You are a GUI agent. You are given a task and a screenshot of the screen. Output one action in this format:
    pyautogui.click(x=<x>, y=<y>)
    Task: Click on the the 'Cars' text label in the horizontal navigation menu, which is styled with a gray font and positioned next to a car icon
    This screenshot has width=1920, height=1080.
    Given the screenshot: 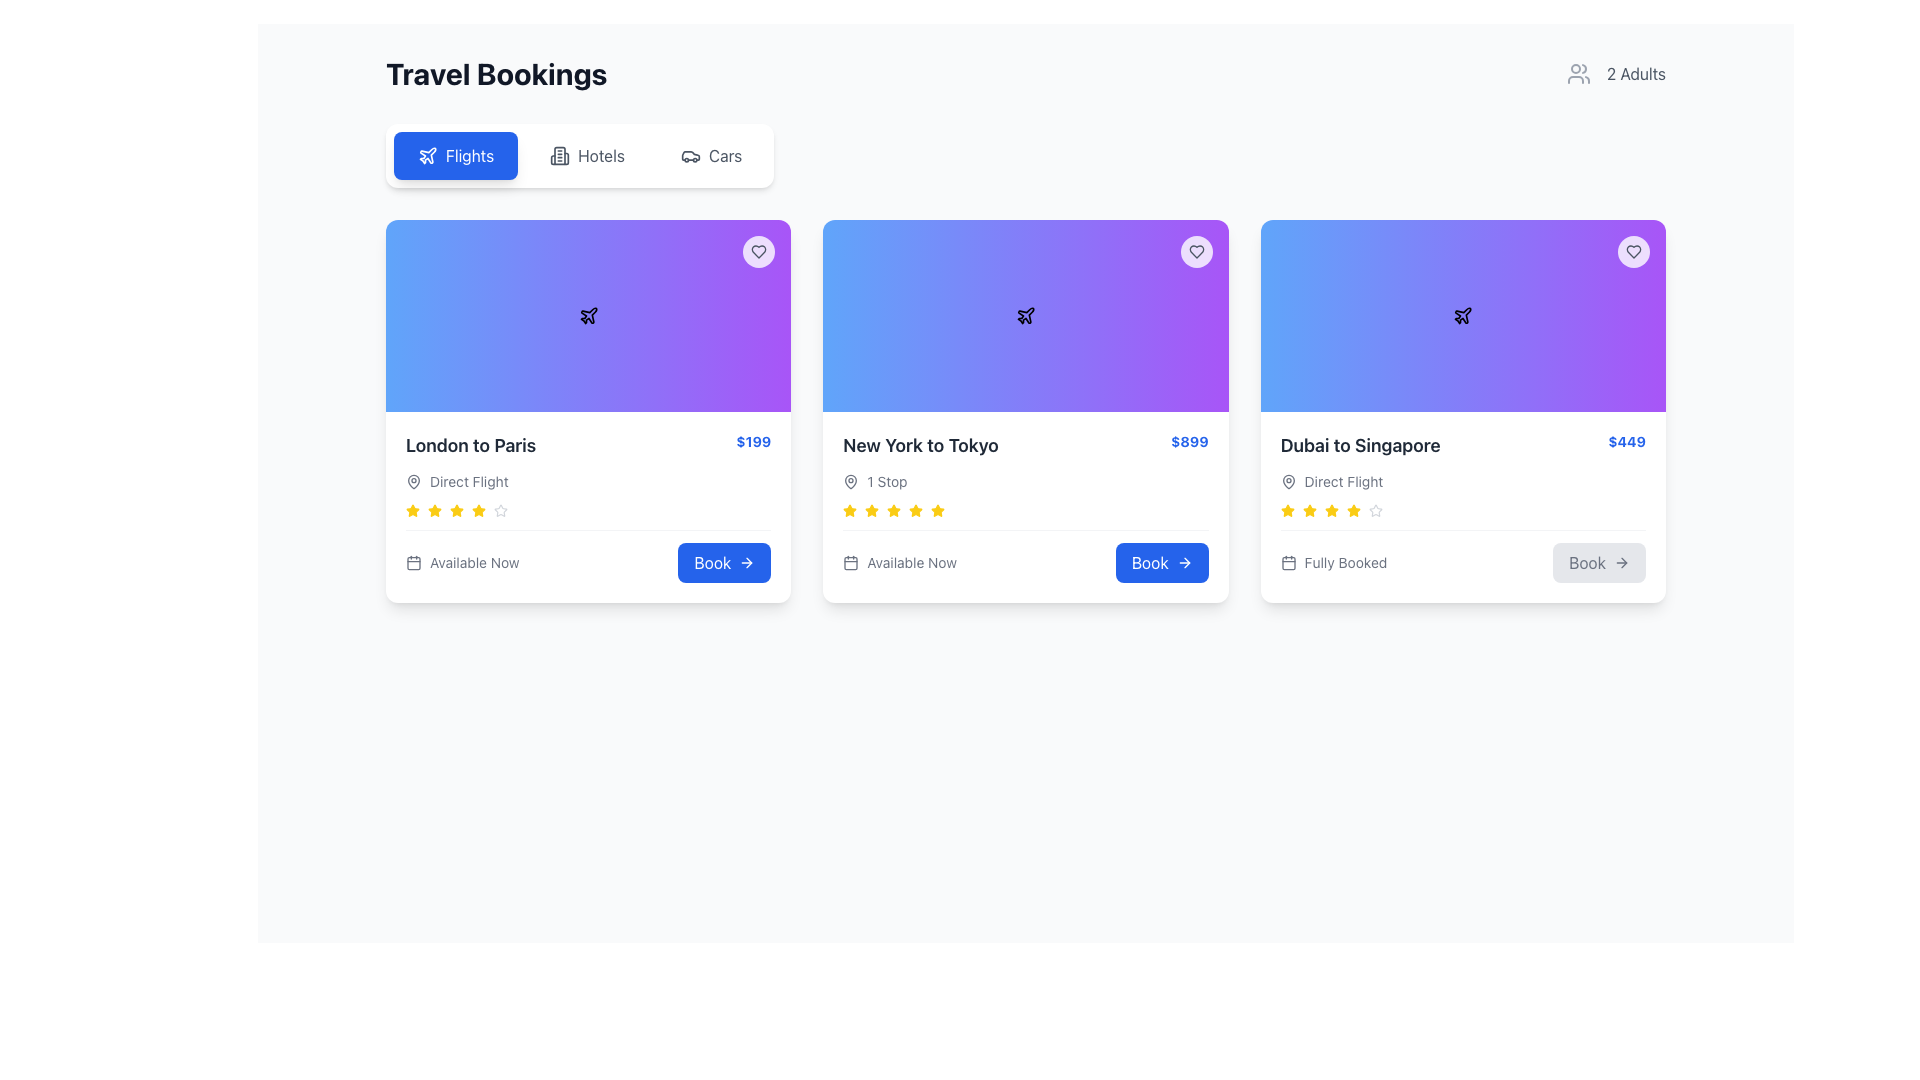 What is the action you would take?
    pyautogui.click(x=724, y=154)
    